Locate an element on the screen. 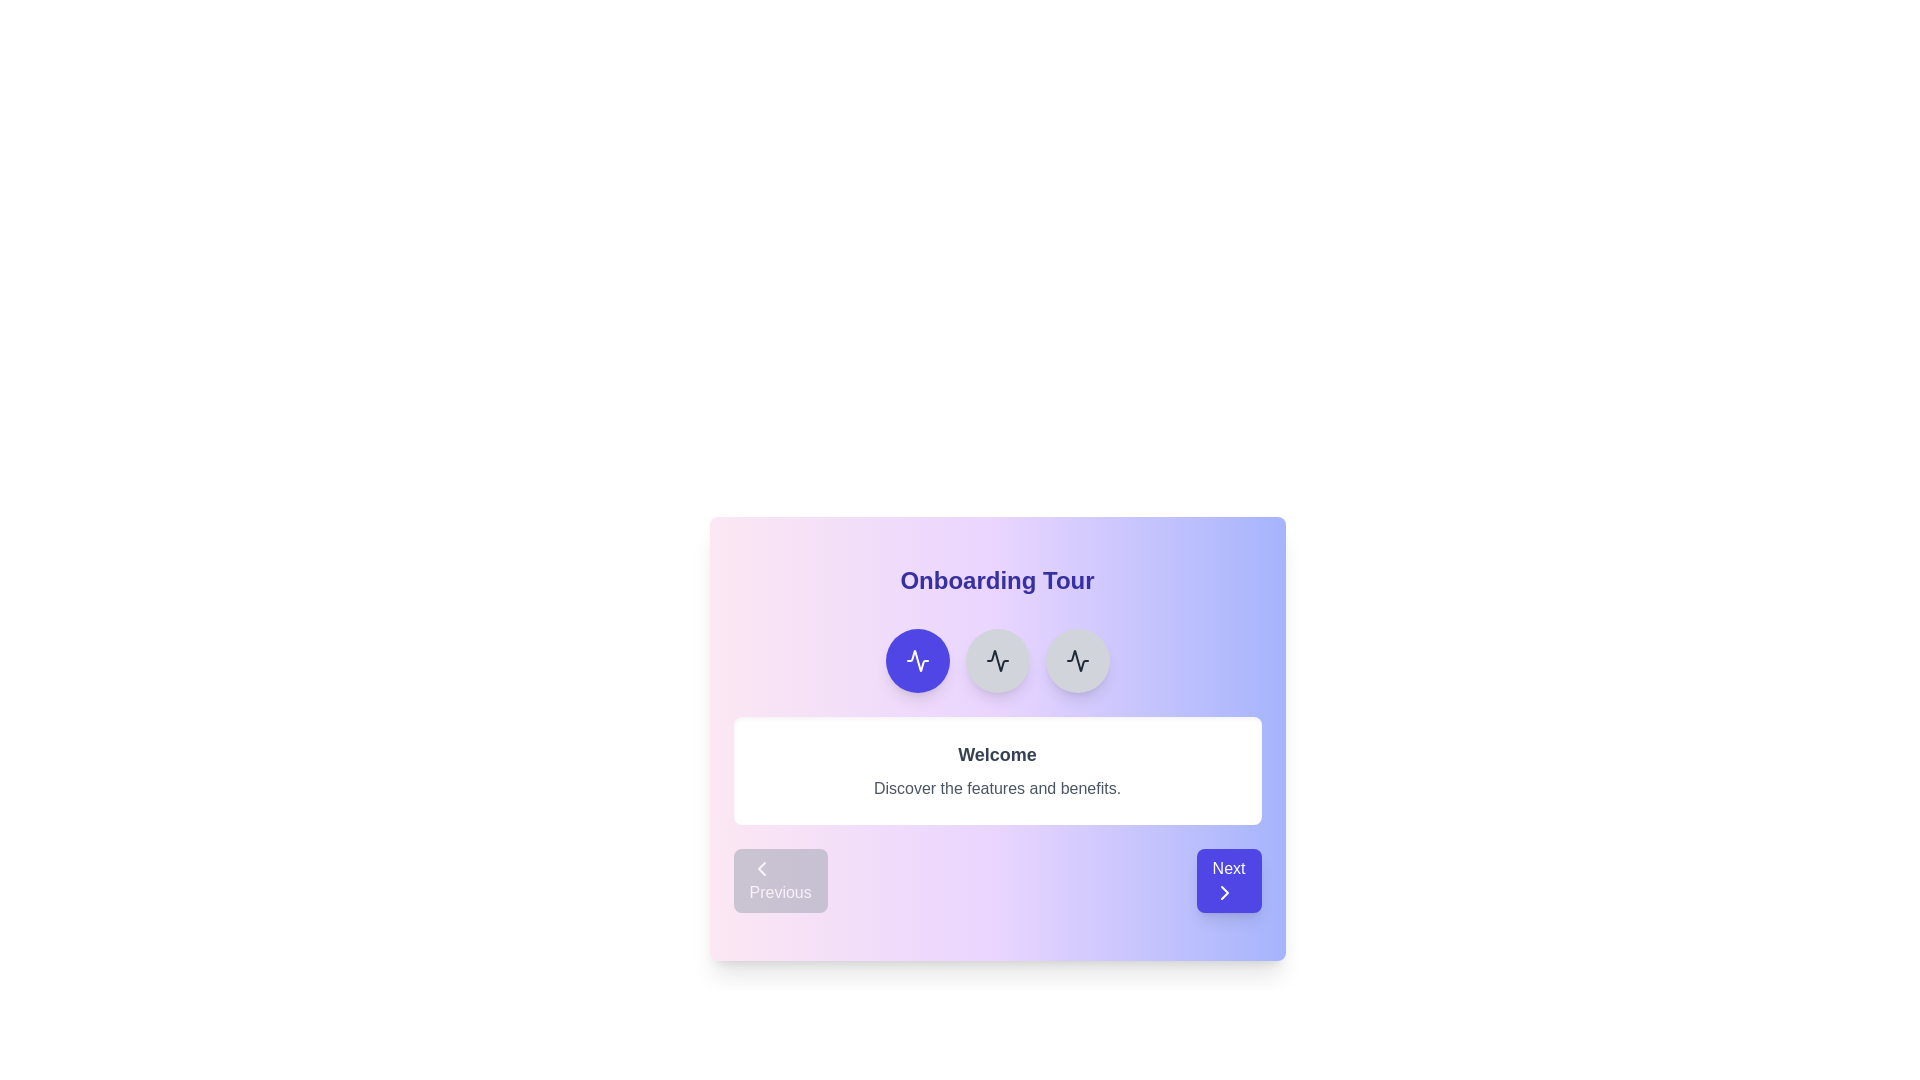  the first circular button with a purple background and a white pulse-like icon in the 'Onboarding Tour' section is located at coordinates (916, 660).